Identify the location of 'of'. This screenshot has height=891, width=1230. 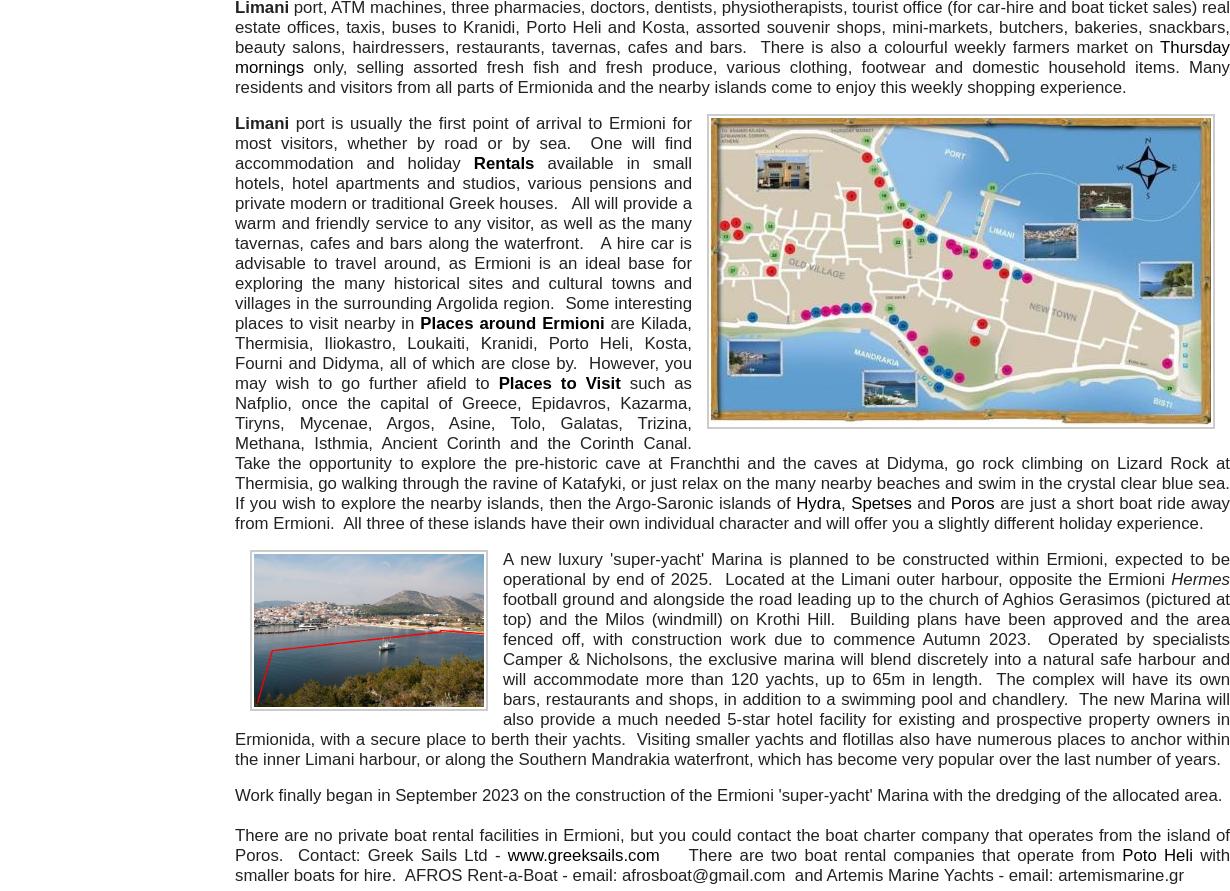
(785, 502).